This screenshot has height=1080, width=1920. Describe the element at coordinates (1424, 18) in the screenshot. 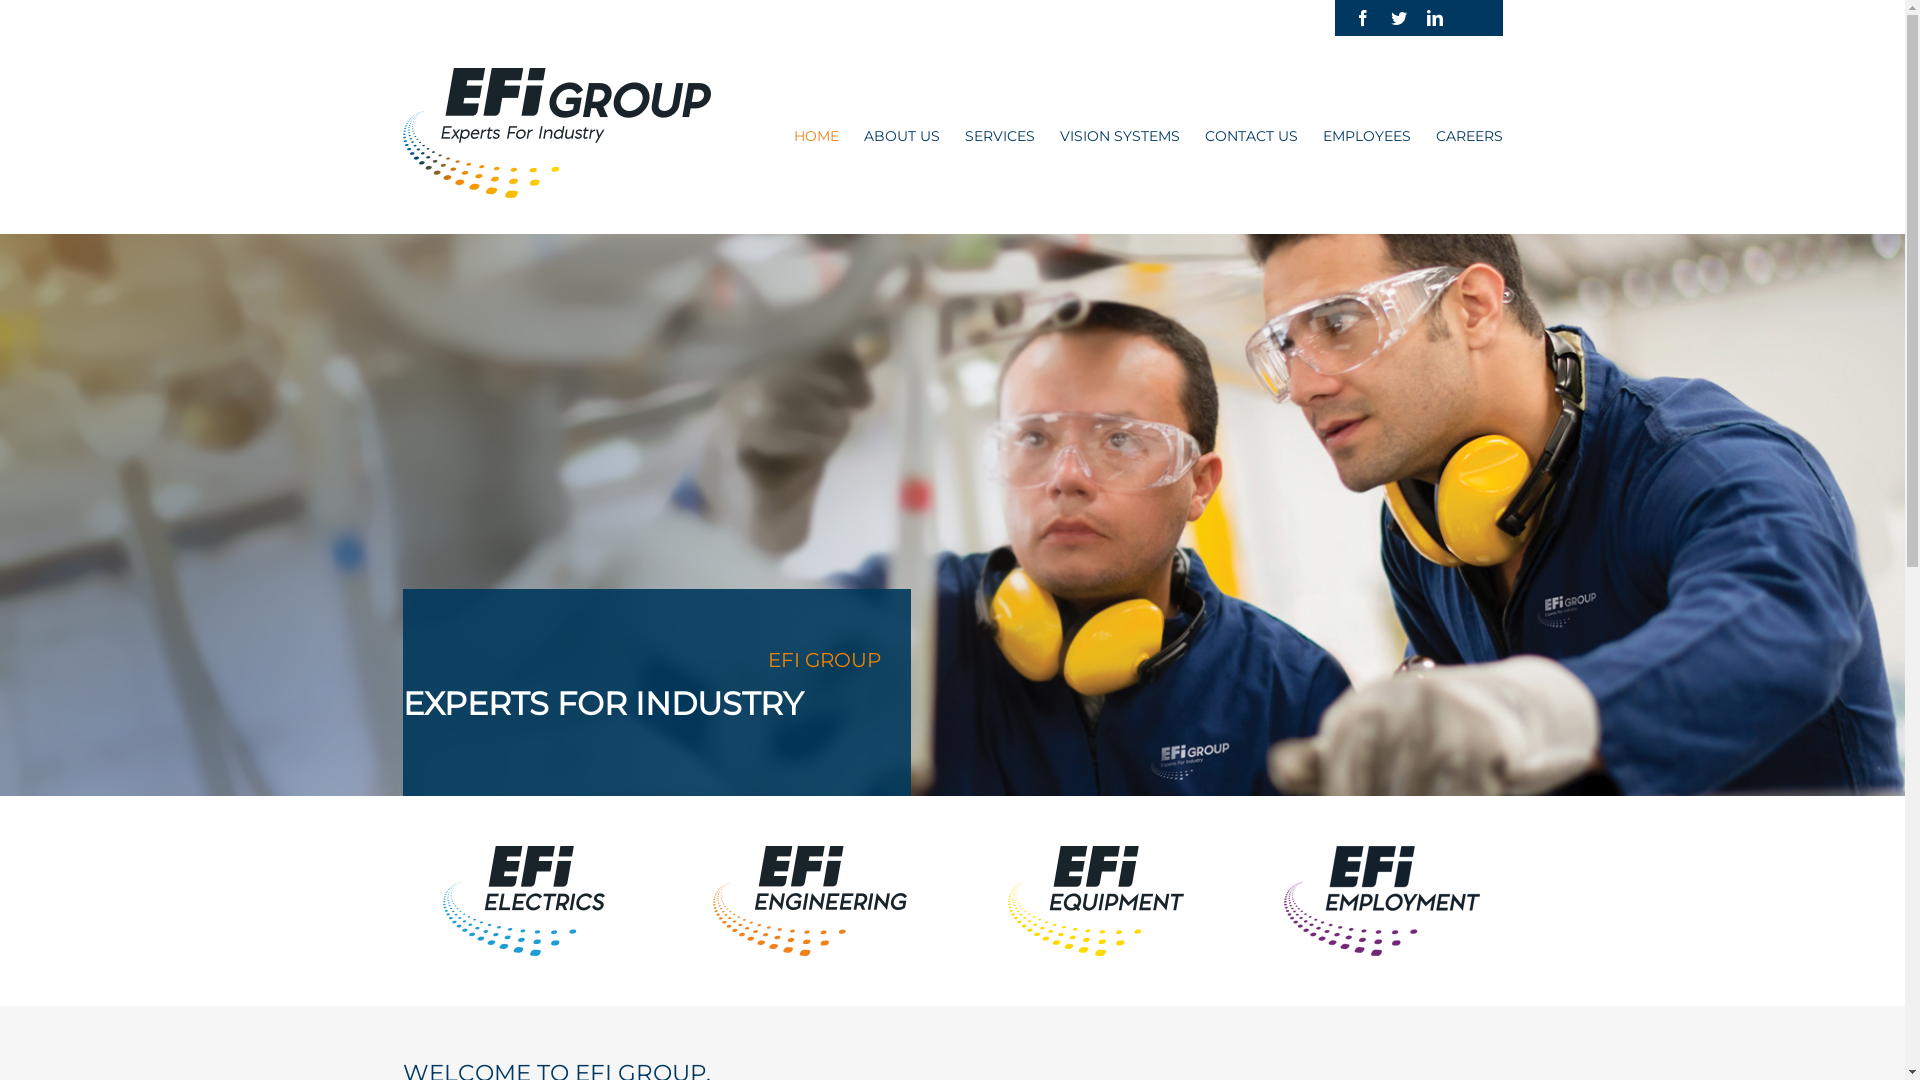

I see `'Linkedin'` at that location.